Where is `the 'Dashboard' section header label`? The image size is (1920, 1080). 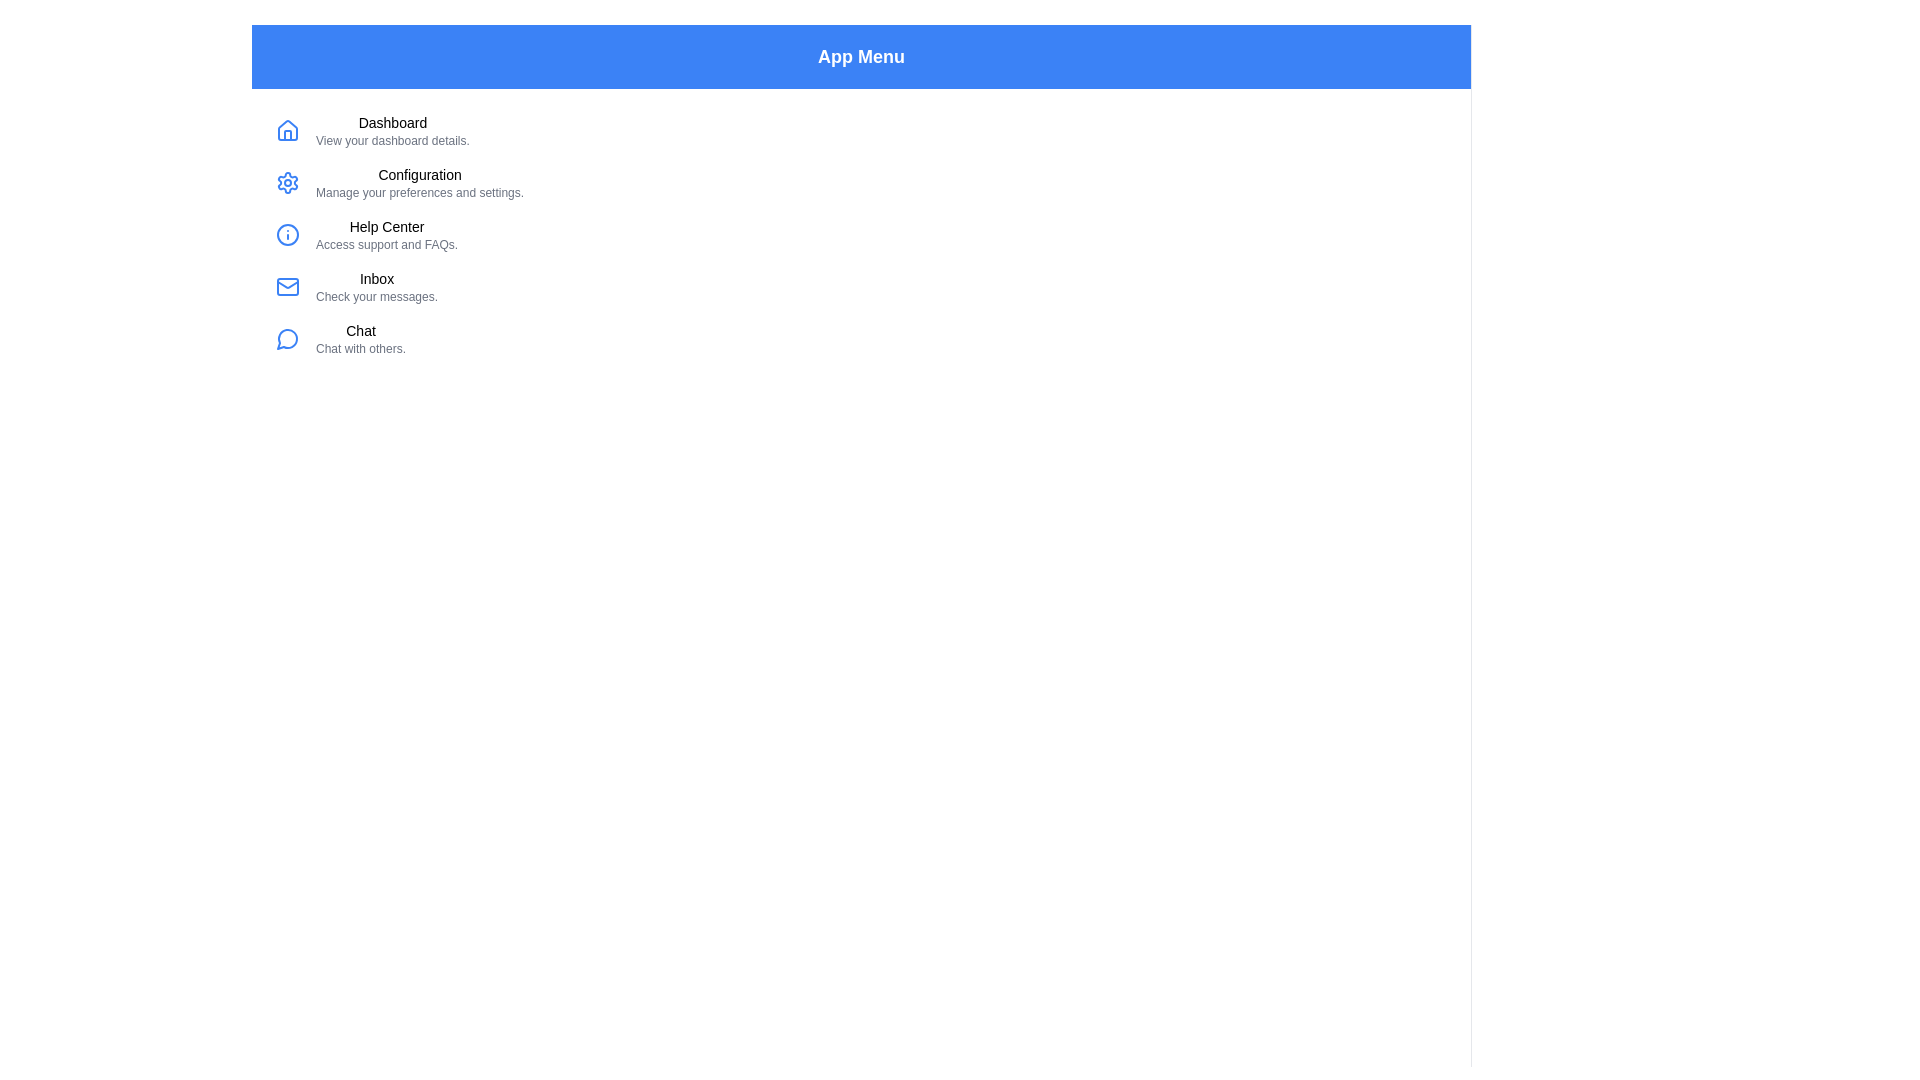 the 'Dashboard' section header label is located at coordinates (393, 123).